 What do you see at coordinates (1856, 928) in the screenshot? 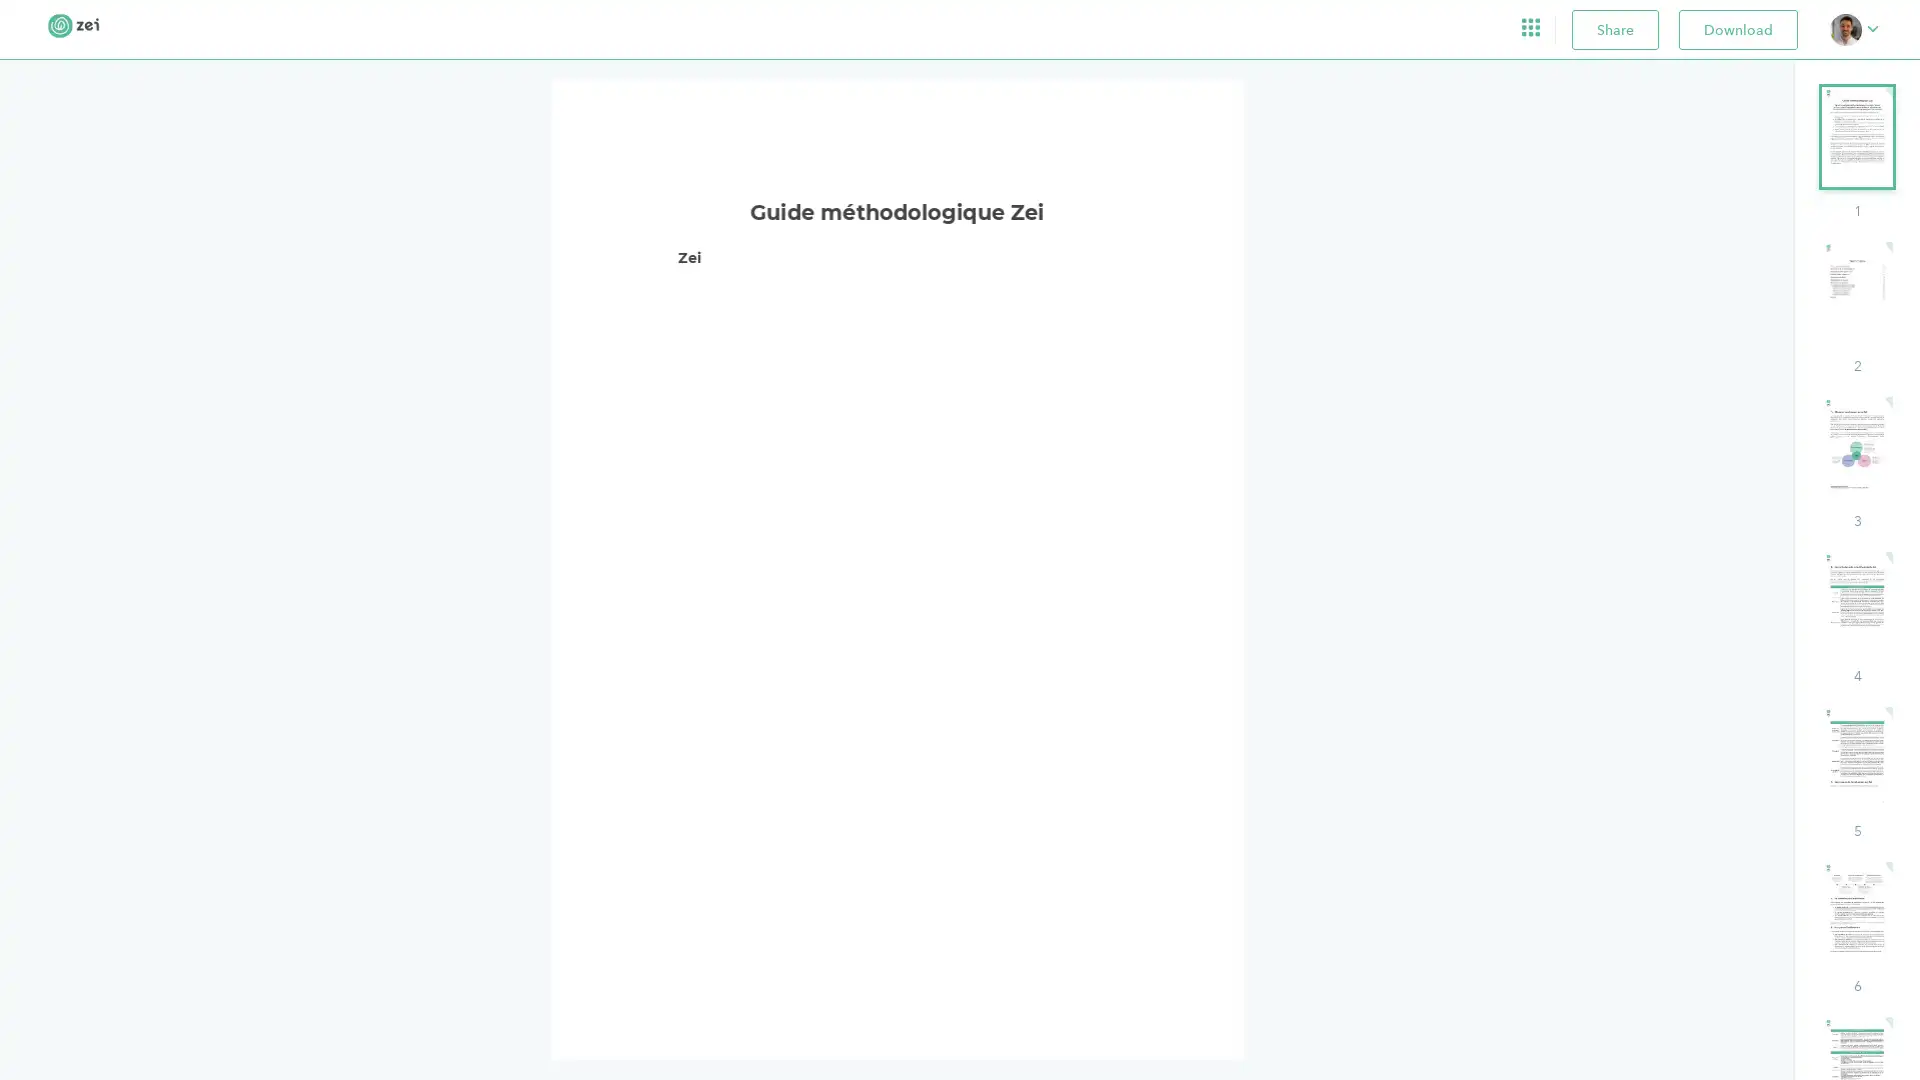
I see `Page 6` at bounding box center [1856, 928].